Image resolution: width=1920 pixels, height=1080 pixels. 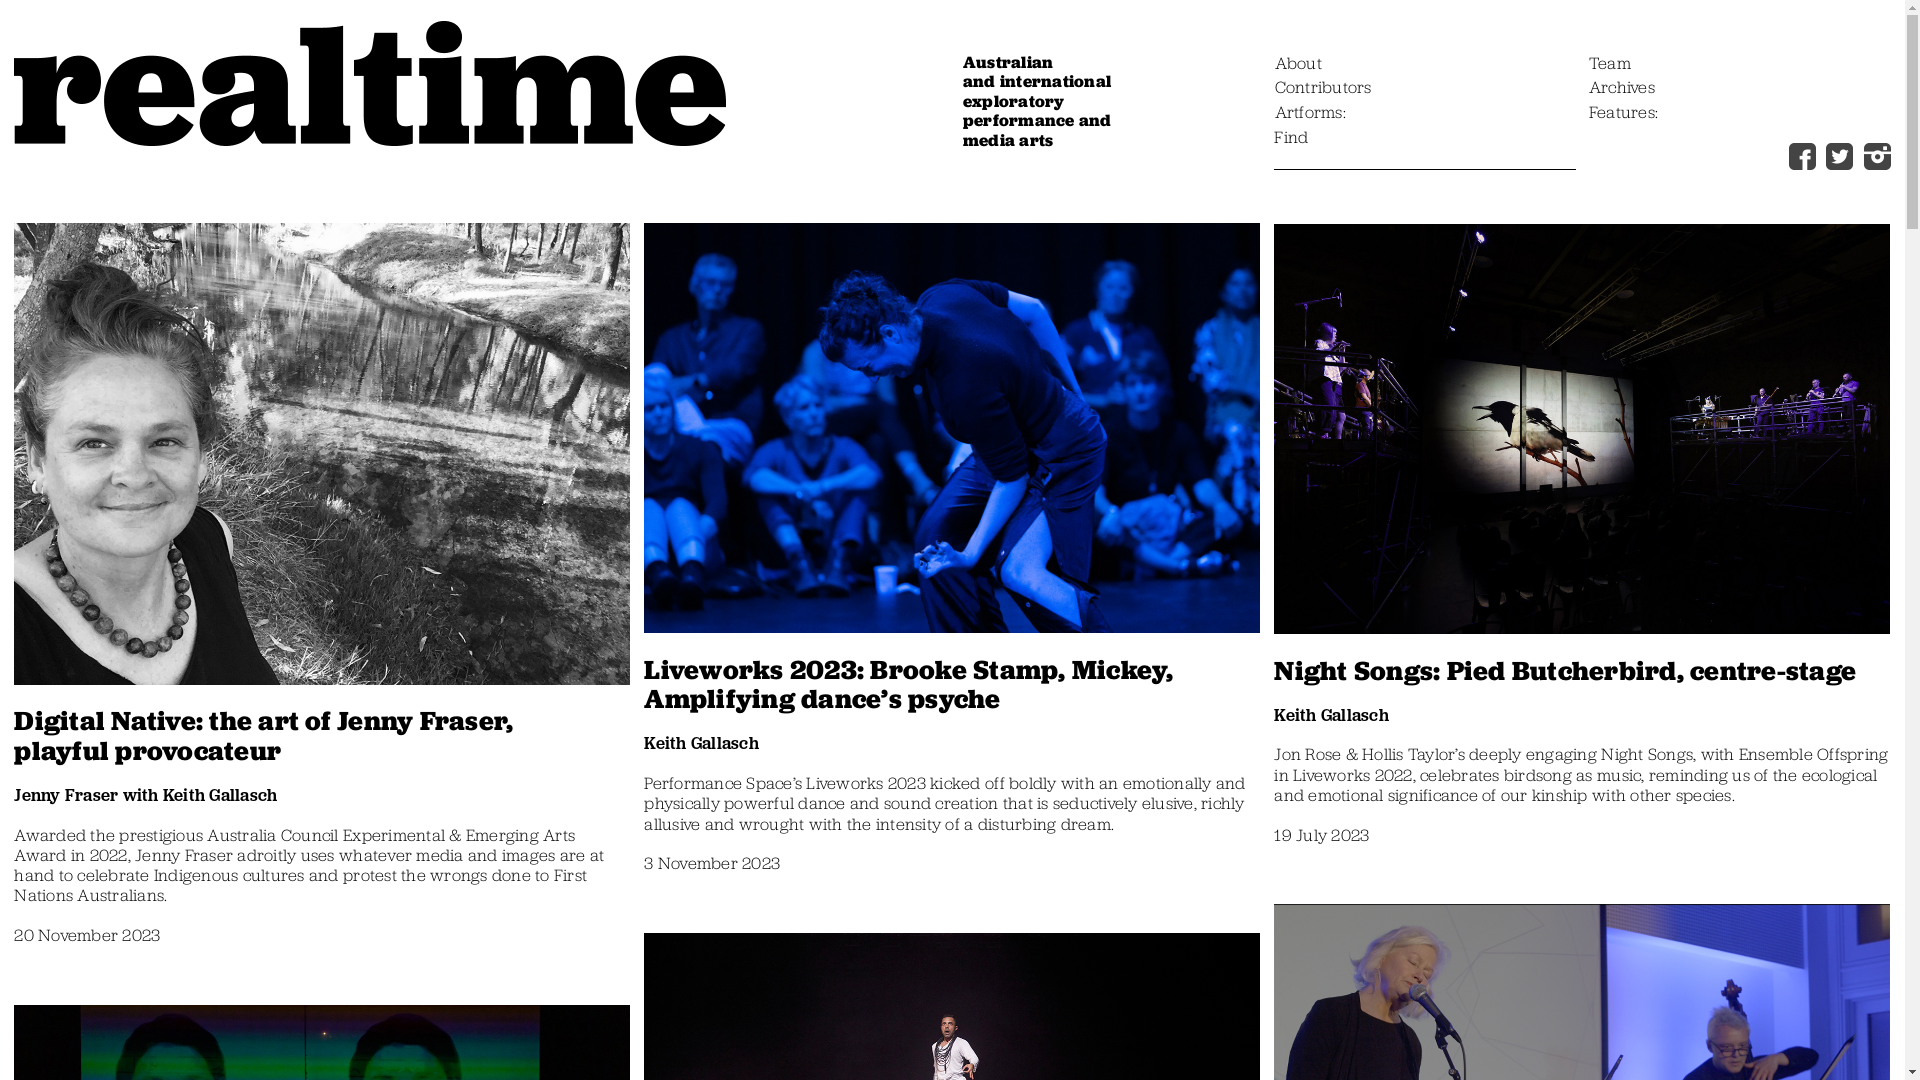 What do you see at coordinates (1622, 87) in the screenshot?
I see `'Archives'` at bounding box center [1622, 87].